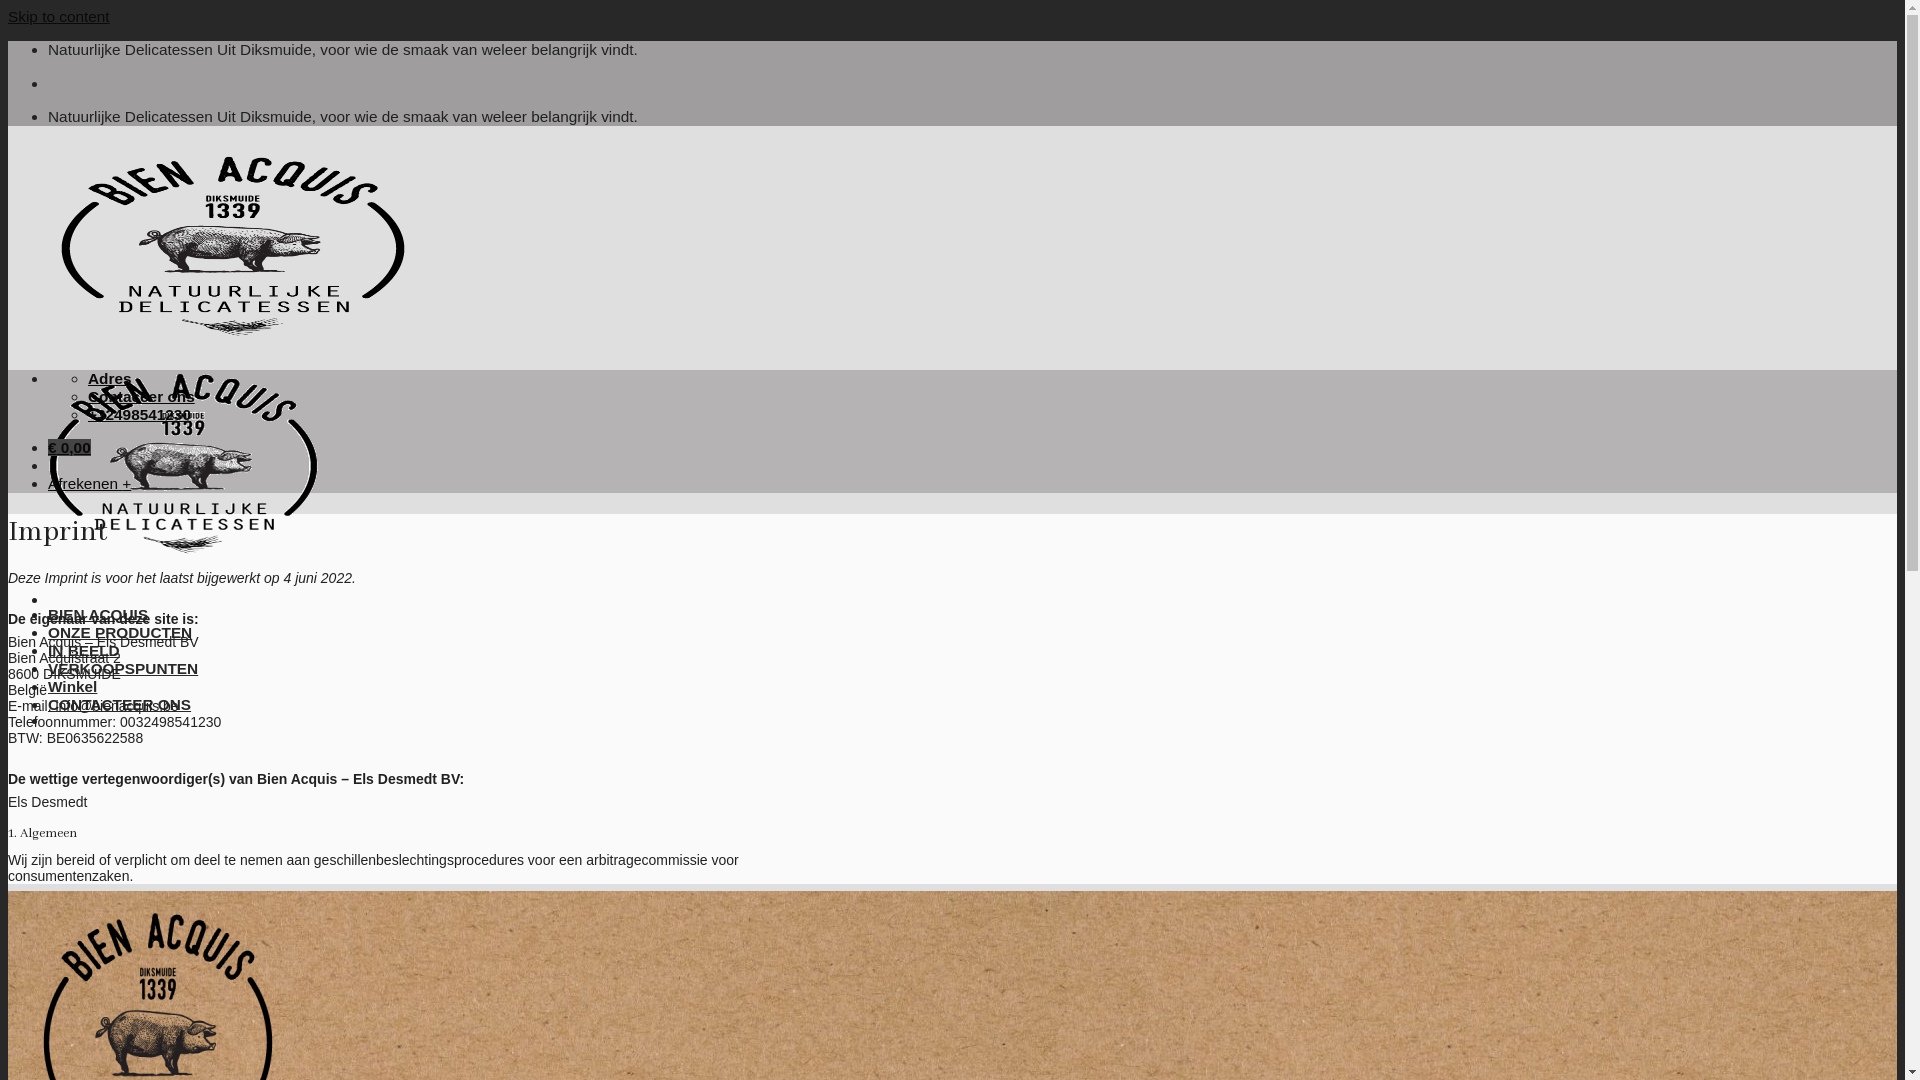  Describe the element at coordinates (118, 703) in the screenshot. I see `'CONTACTEER ONS'` at that location.